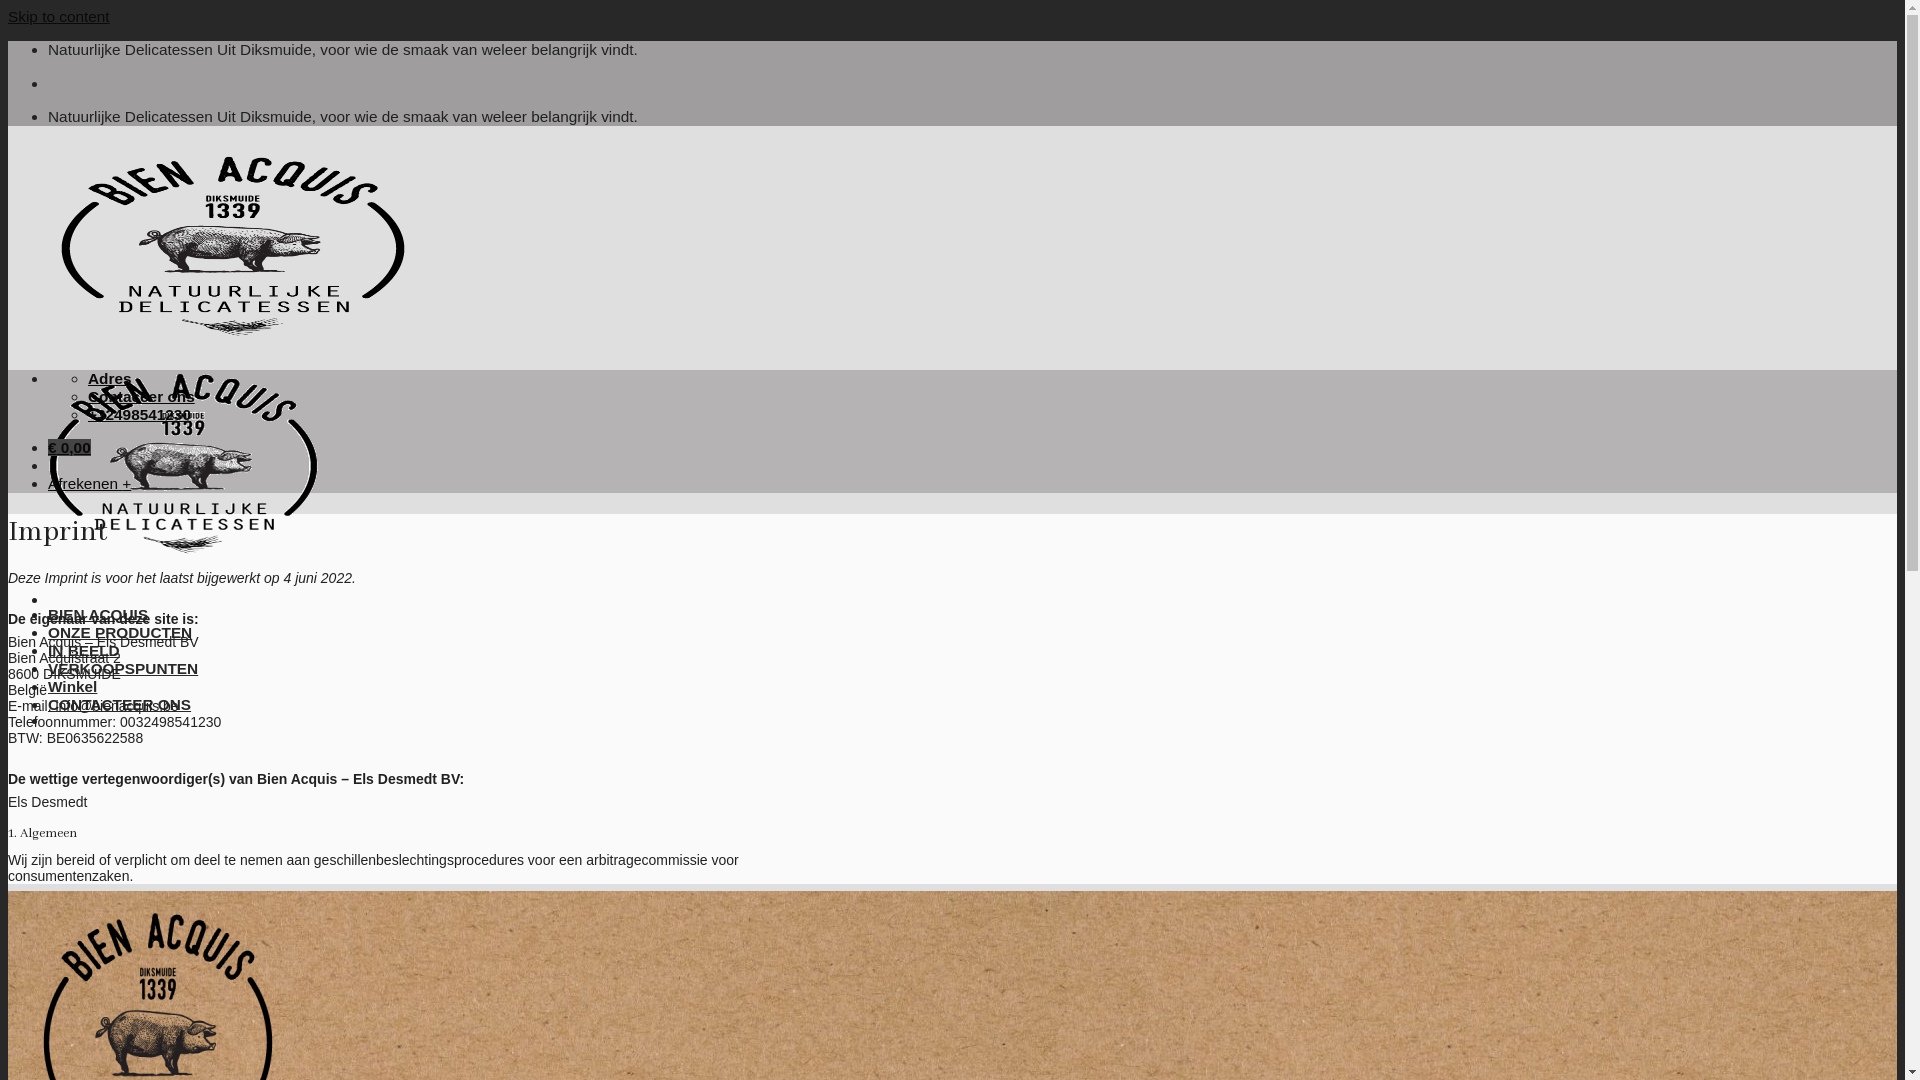  Describe the element at coordinates (118, 703) in the screenshot. I see `'CONTACTEER ONS'` at that location.